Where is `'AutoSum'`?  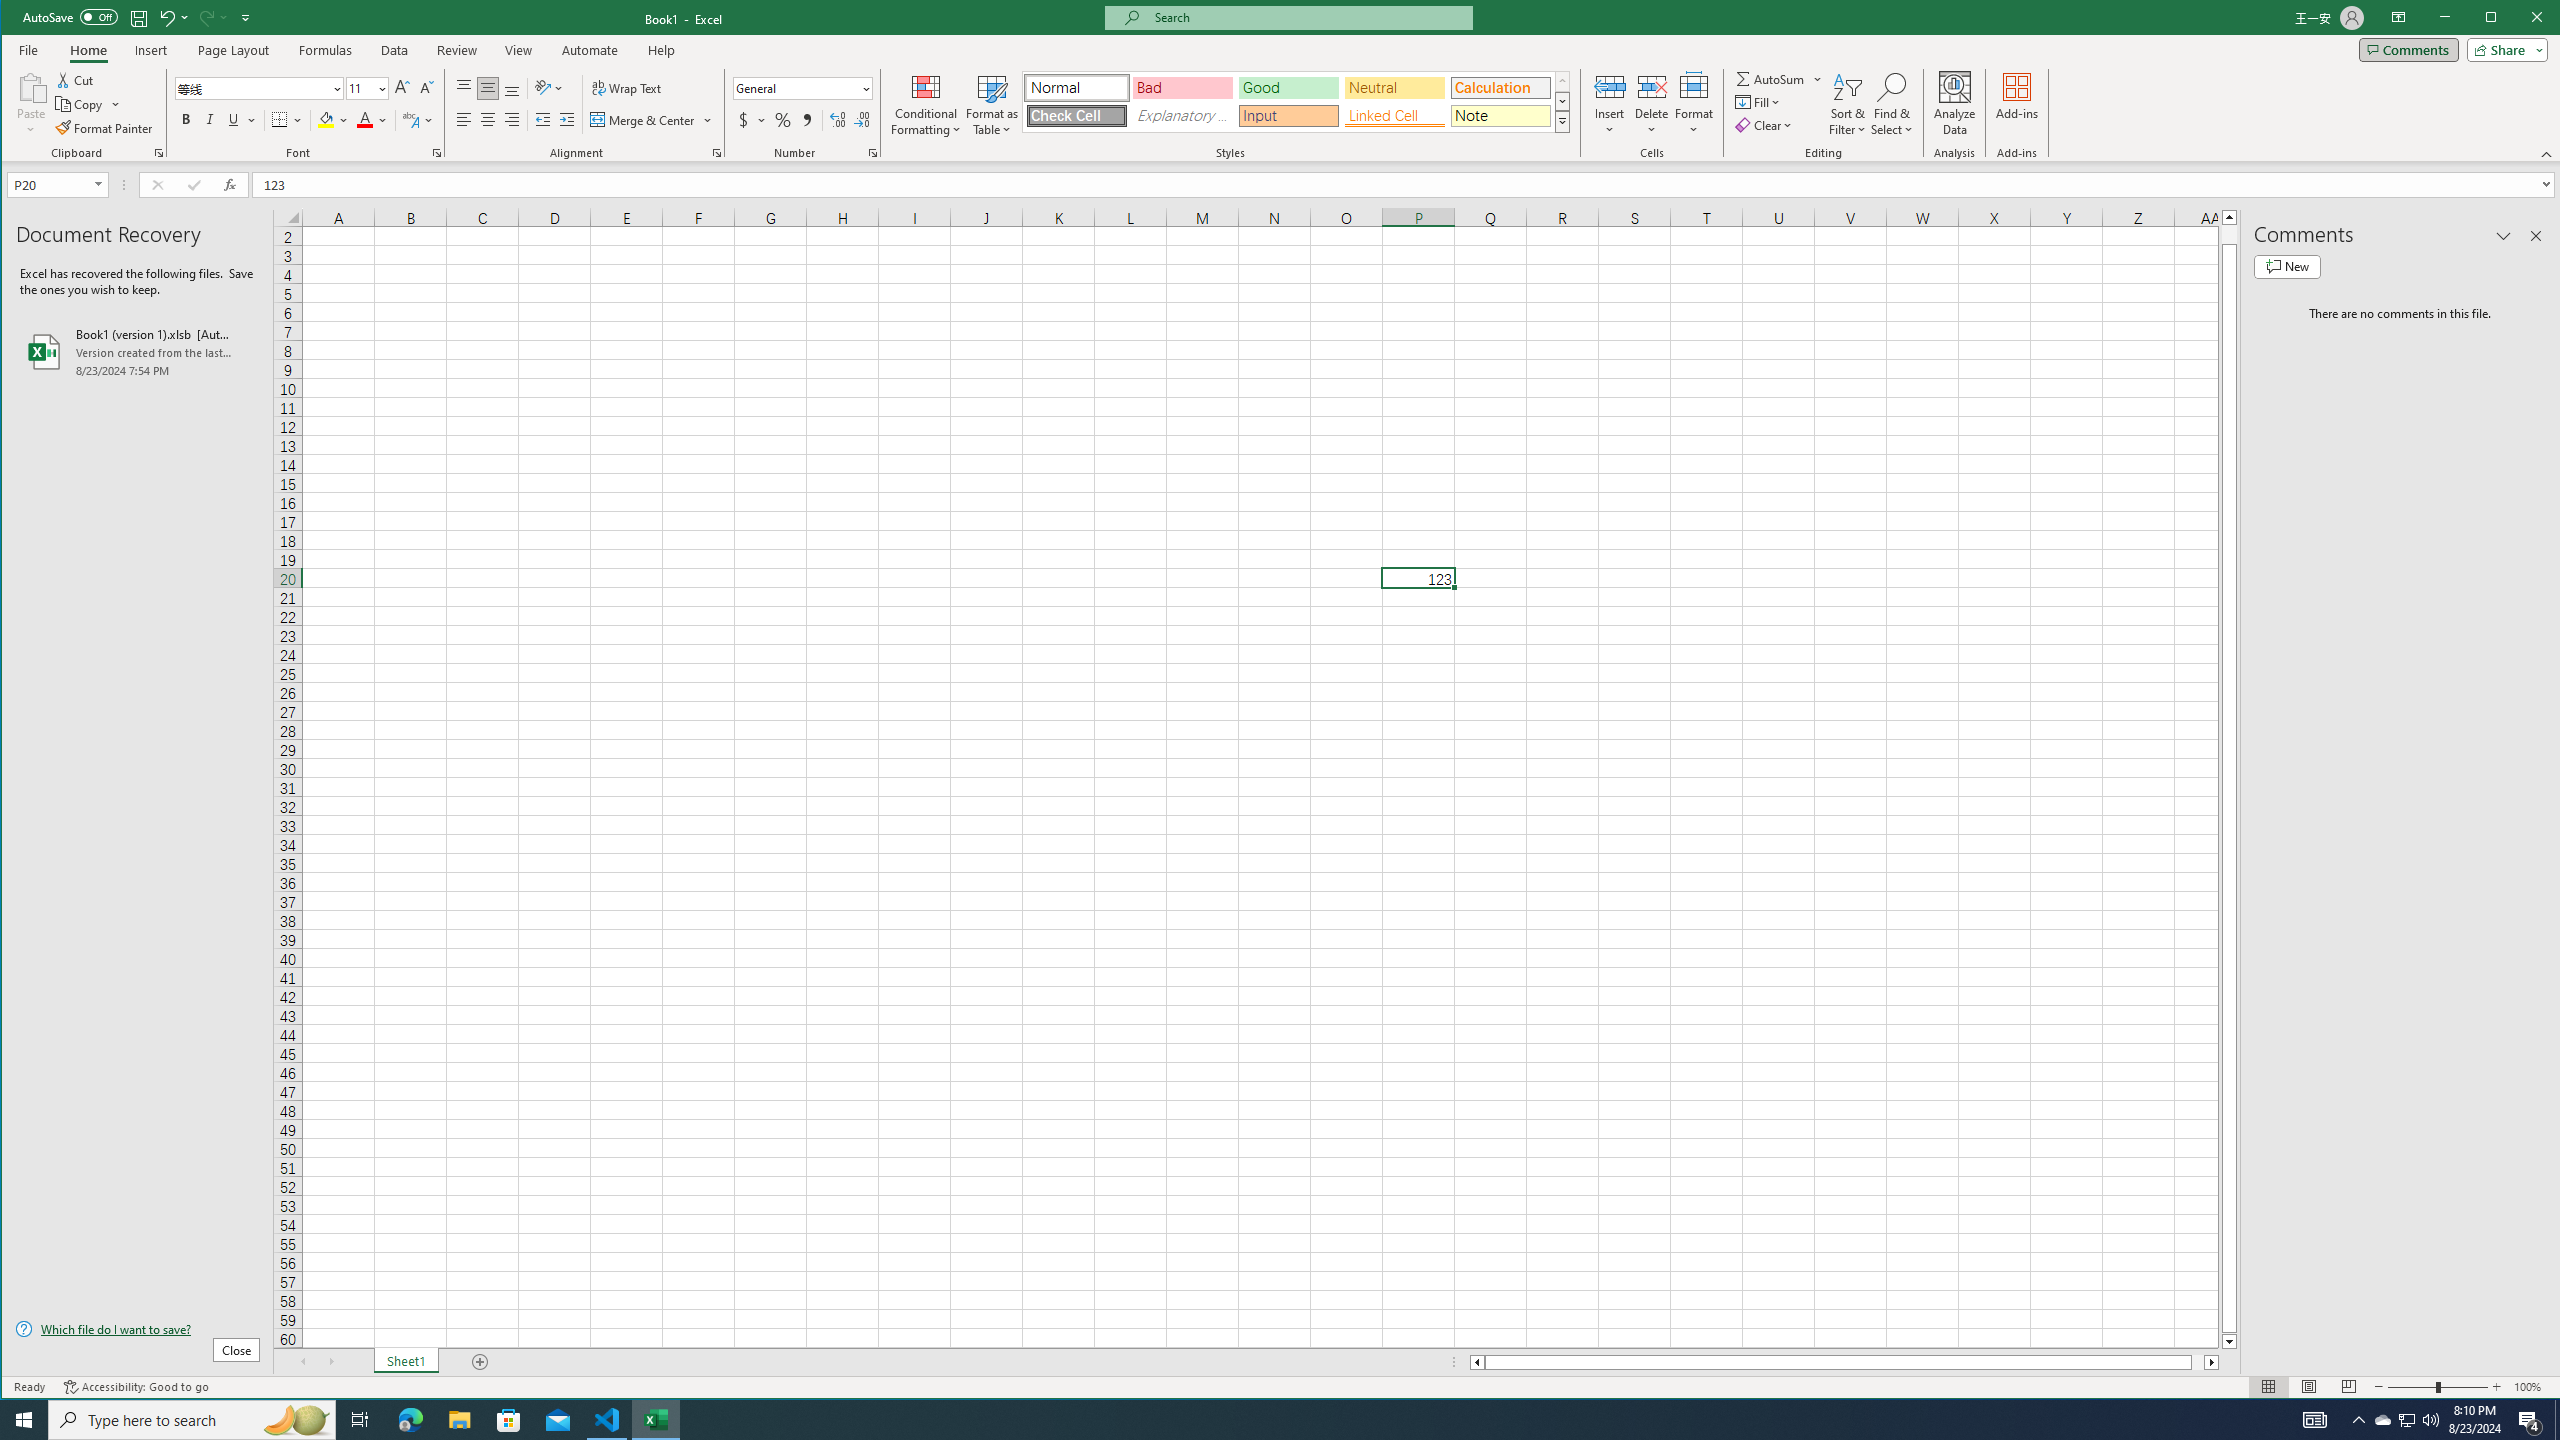 'AutoSum' is located at coordinates (1780, 78).